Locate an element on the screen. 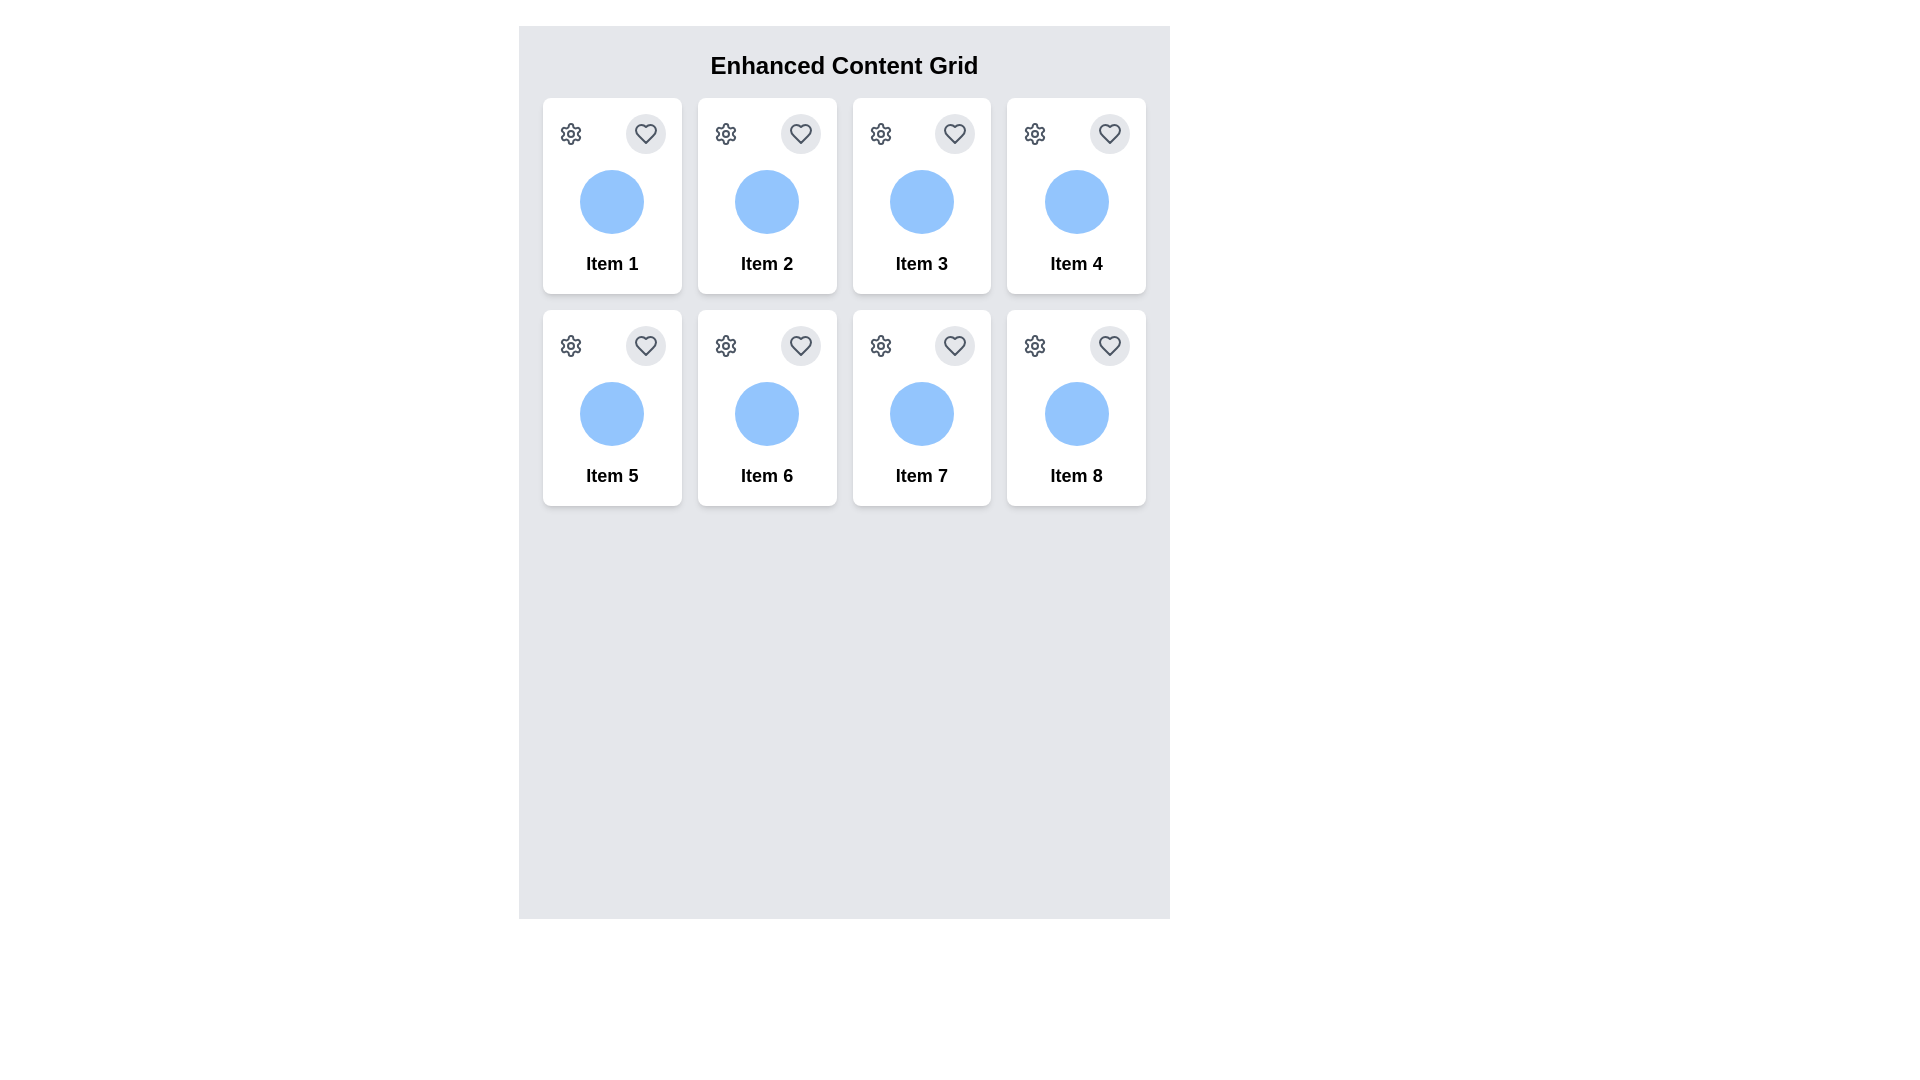 This screenshot has width=1920, height=1080. the heart icon in the upper-right corner of the card labeled 'Item 7', located in the second row, third column of the grid layout is located at coordinates (954, 345).